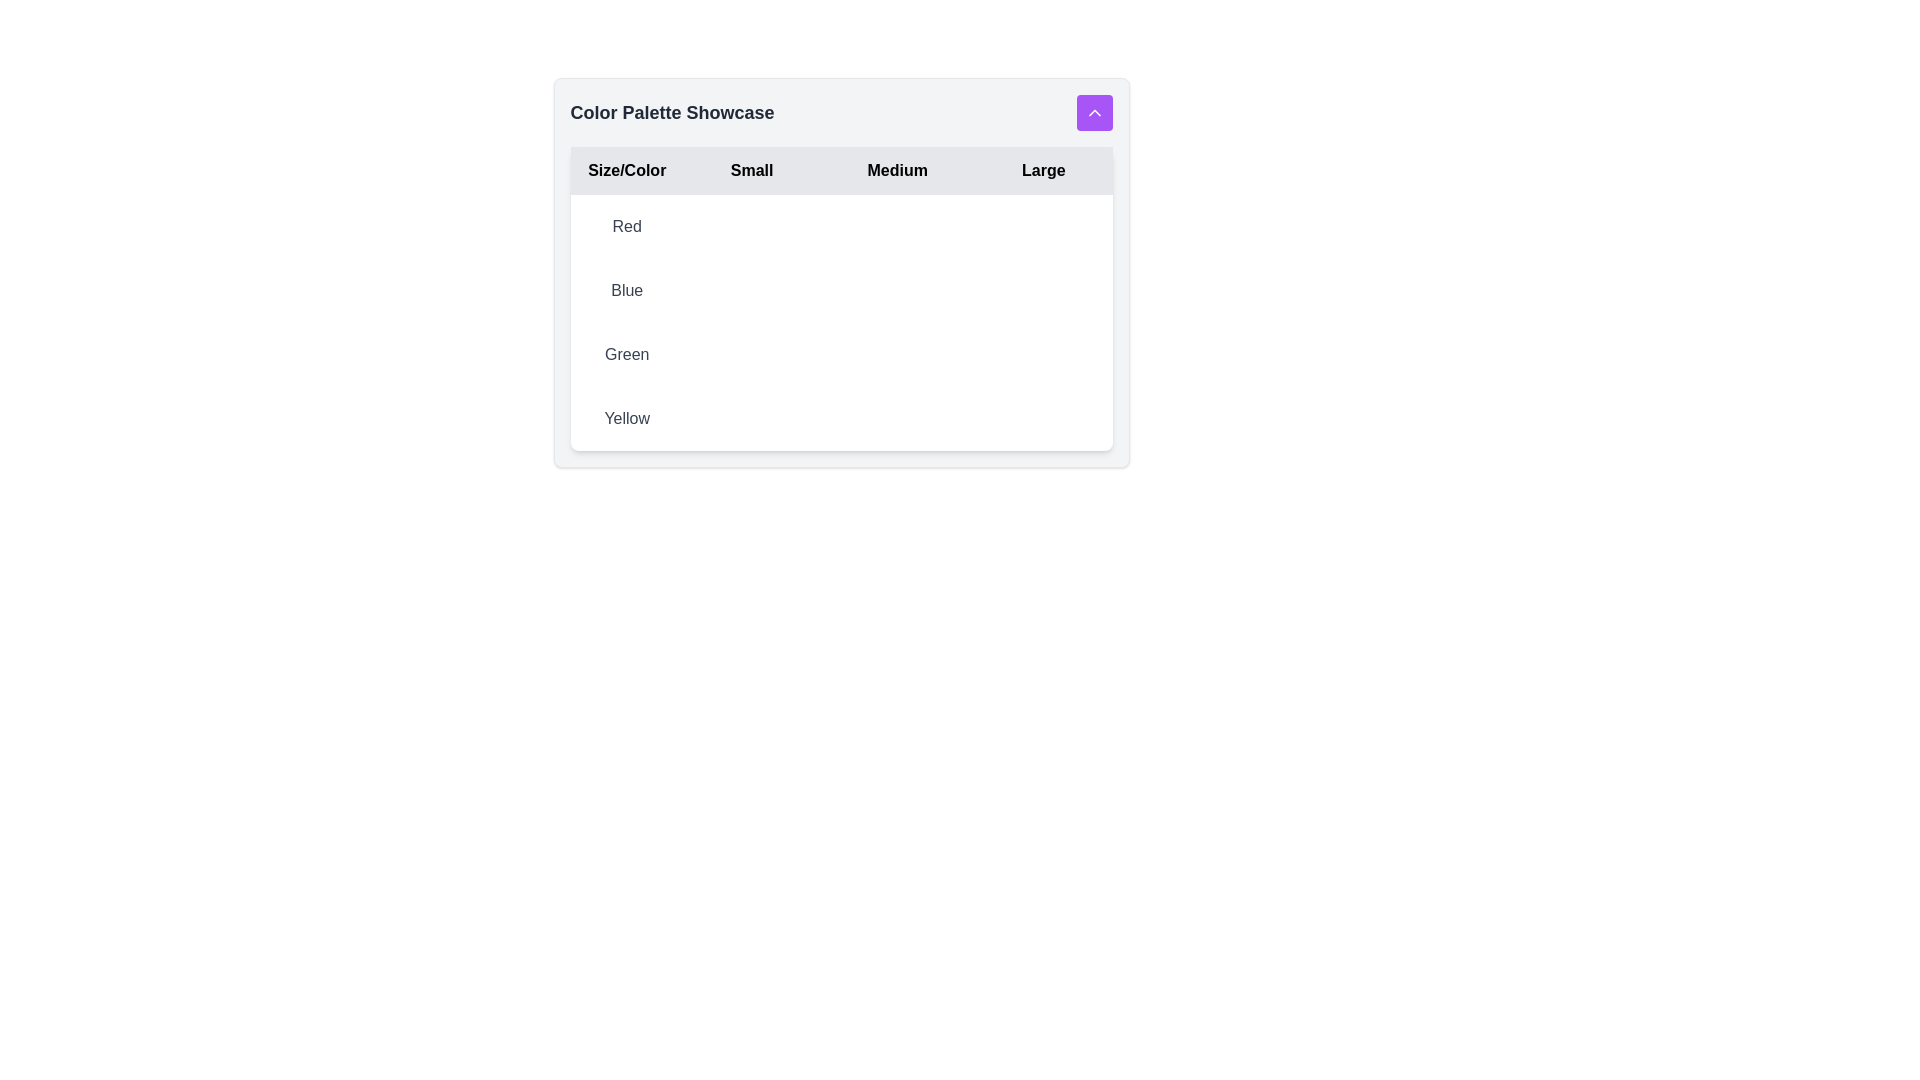 The width and height of the screenshot is (1920, 1080). What do you see at coordinates (896, 290) in the screenshot?
I see `the 'Medium' button for the 'Blue' color option` at bounding box center [896, 290].